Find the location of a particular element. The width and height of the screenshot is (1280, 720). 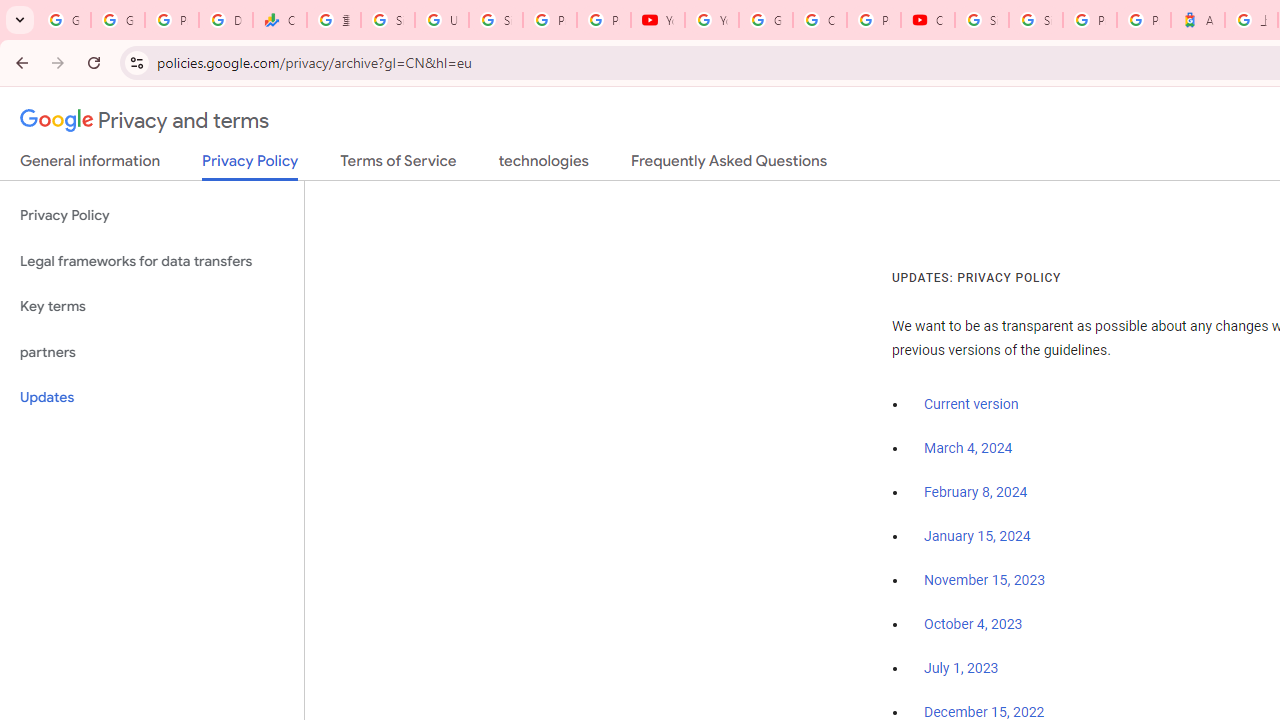

'Forward' is located at coordinates (58, 61).